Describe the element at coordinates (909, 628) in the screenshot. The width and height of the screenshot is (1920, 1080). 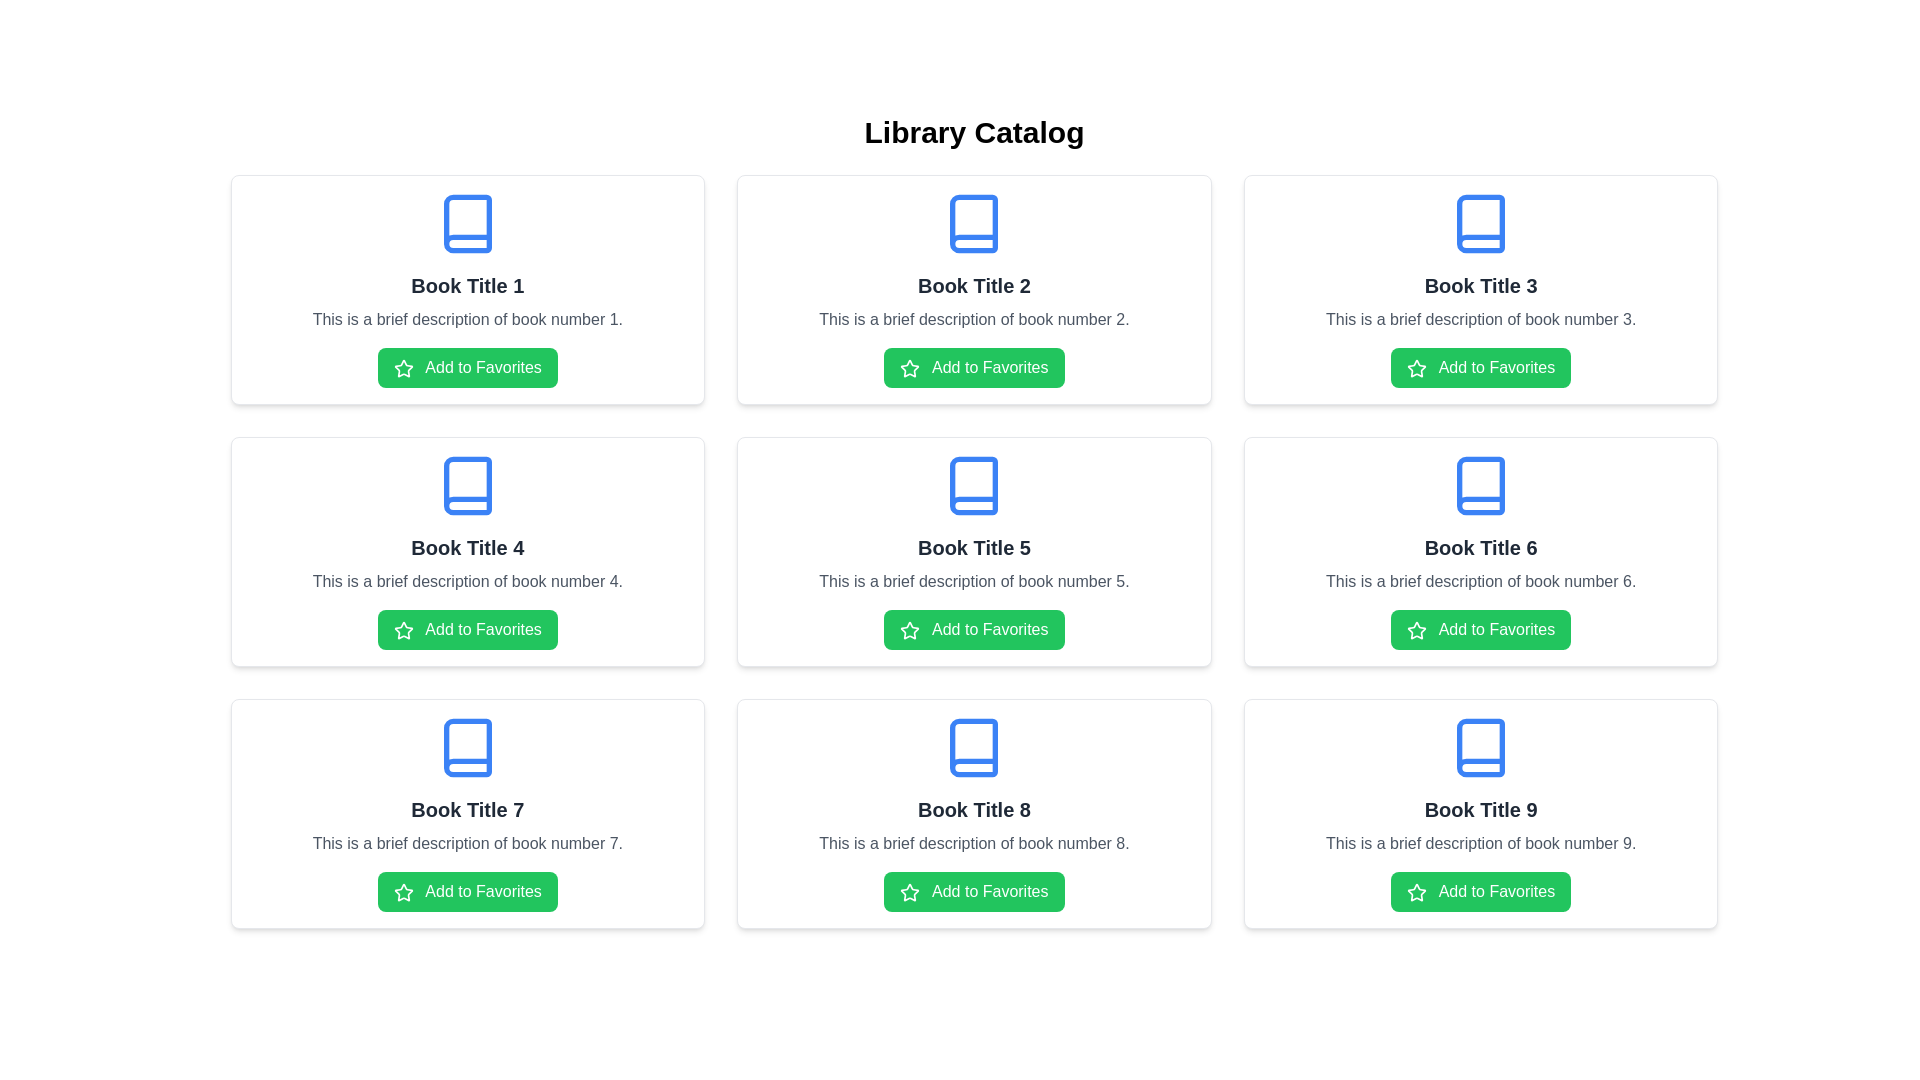
I see `the first icon within the 'Add to Favorites' button associated with the card labeled 'Book Title 5'` at that location.